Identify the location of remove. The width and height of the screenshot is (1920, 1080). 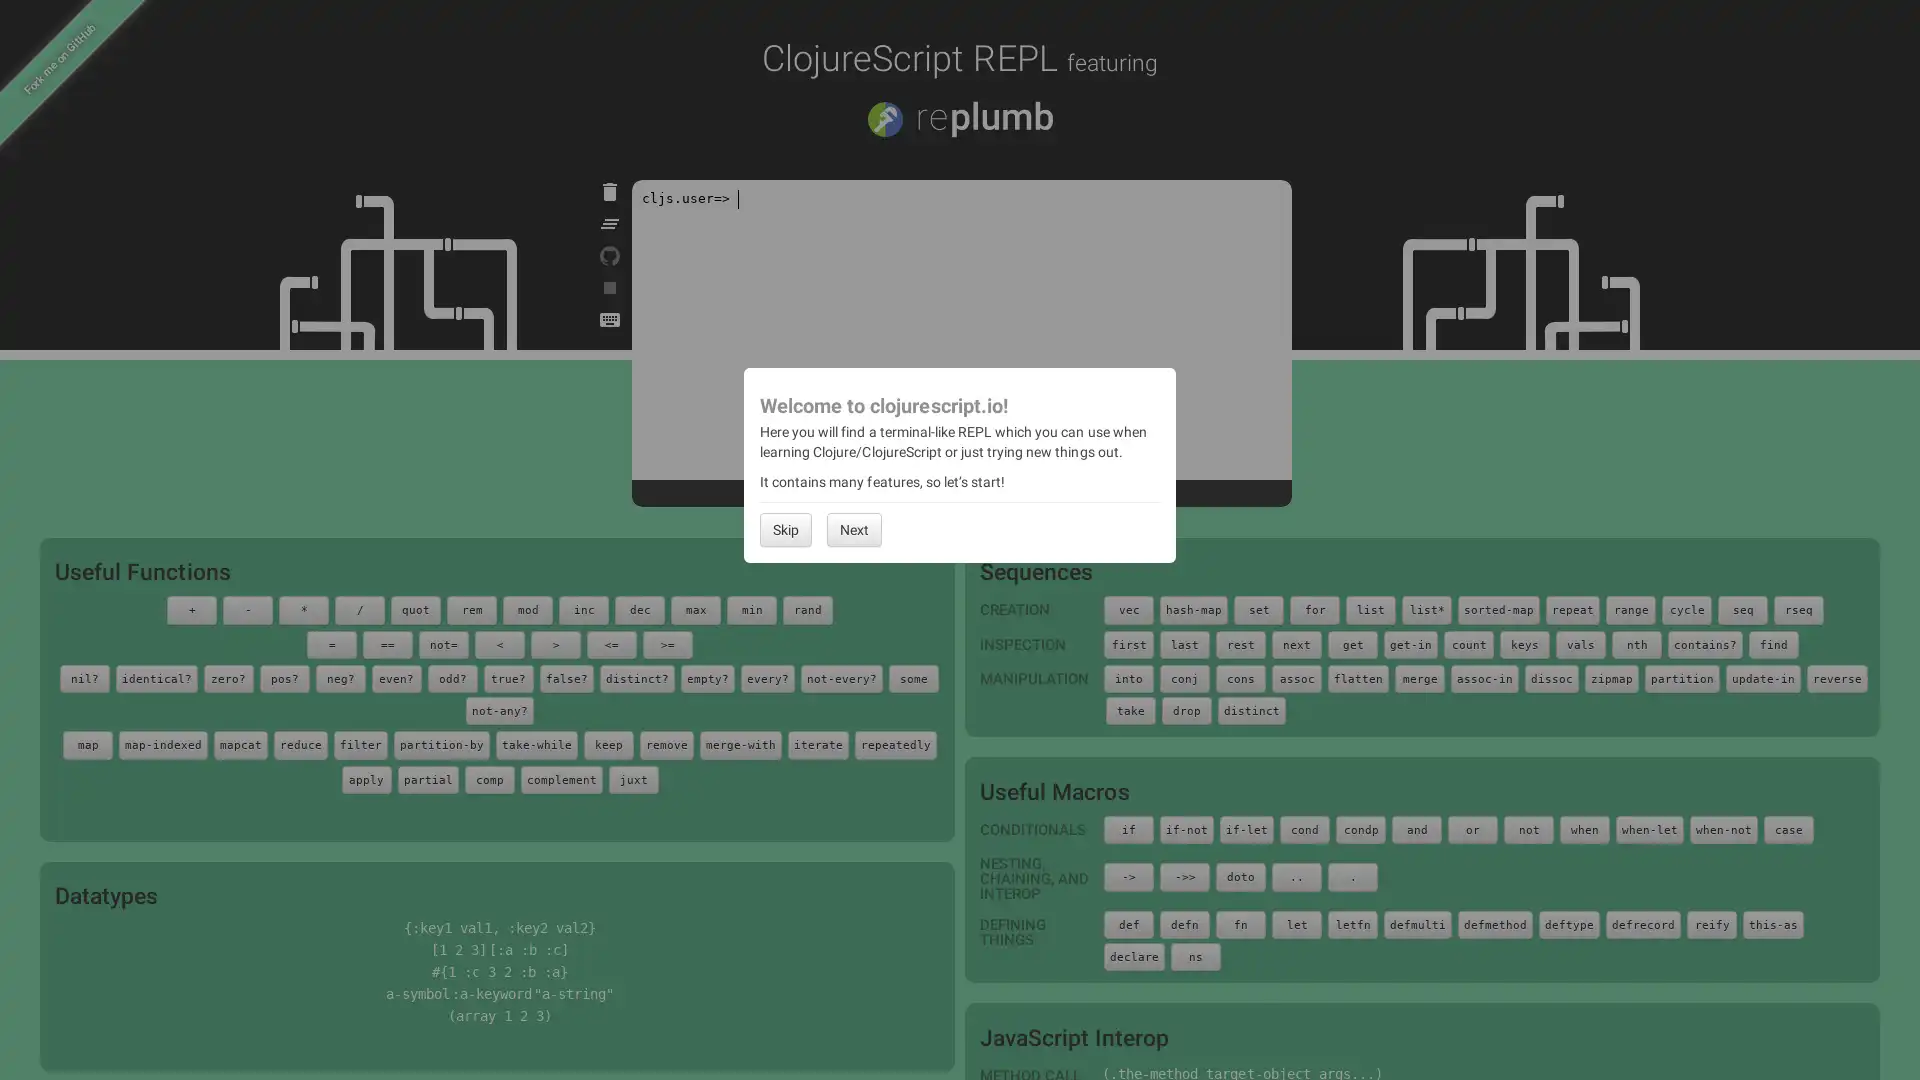
(667, 744).